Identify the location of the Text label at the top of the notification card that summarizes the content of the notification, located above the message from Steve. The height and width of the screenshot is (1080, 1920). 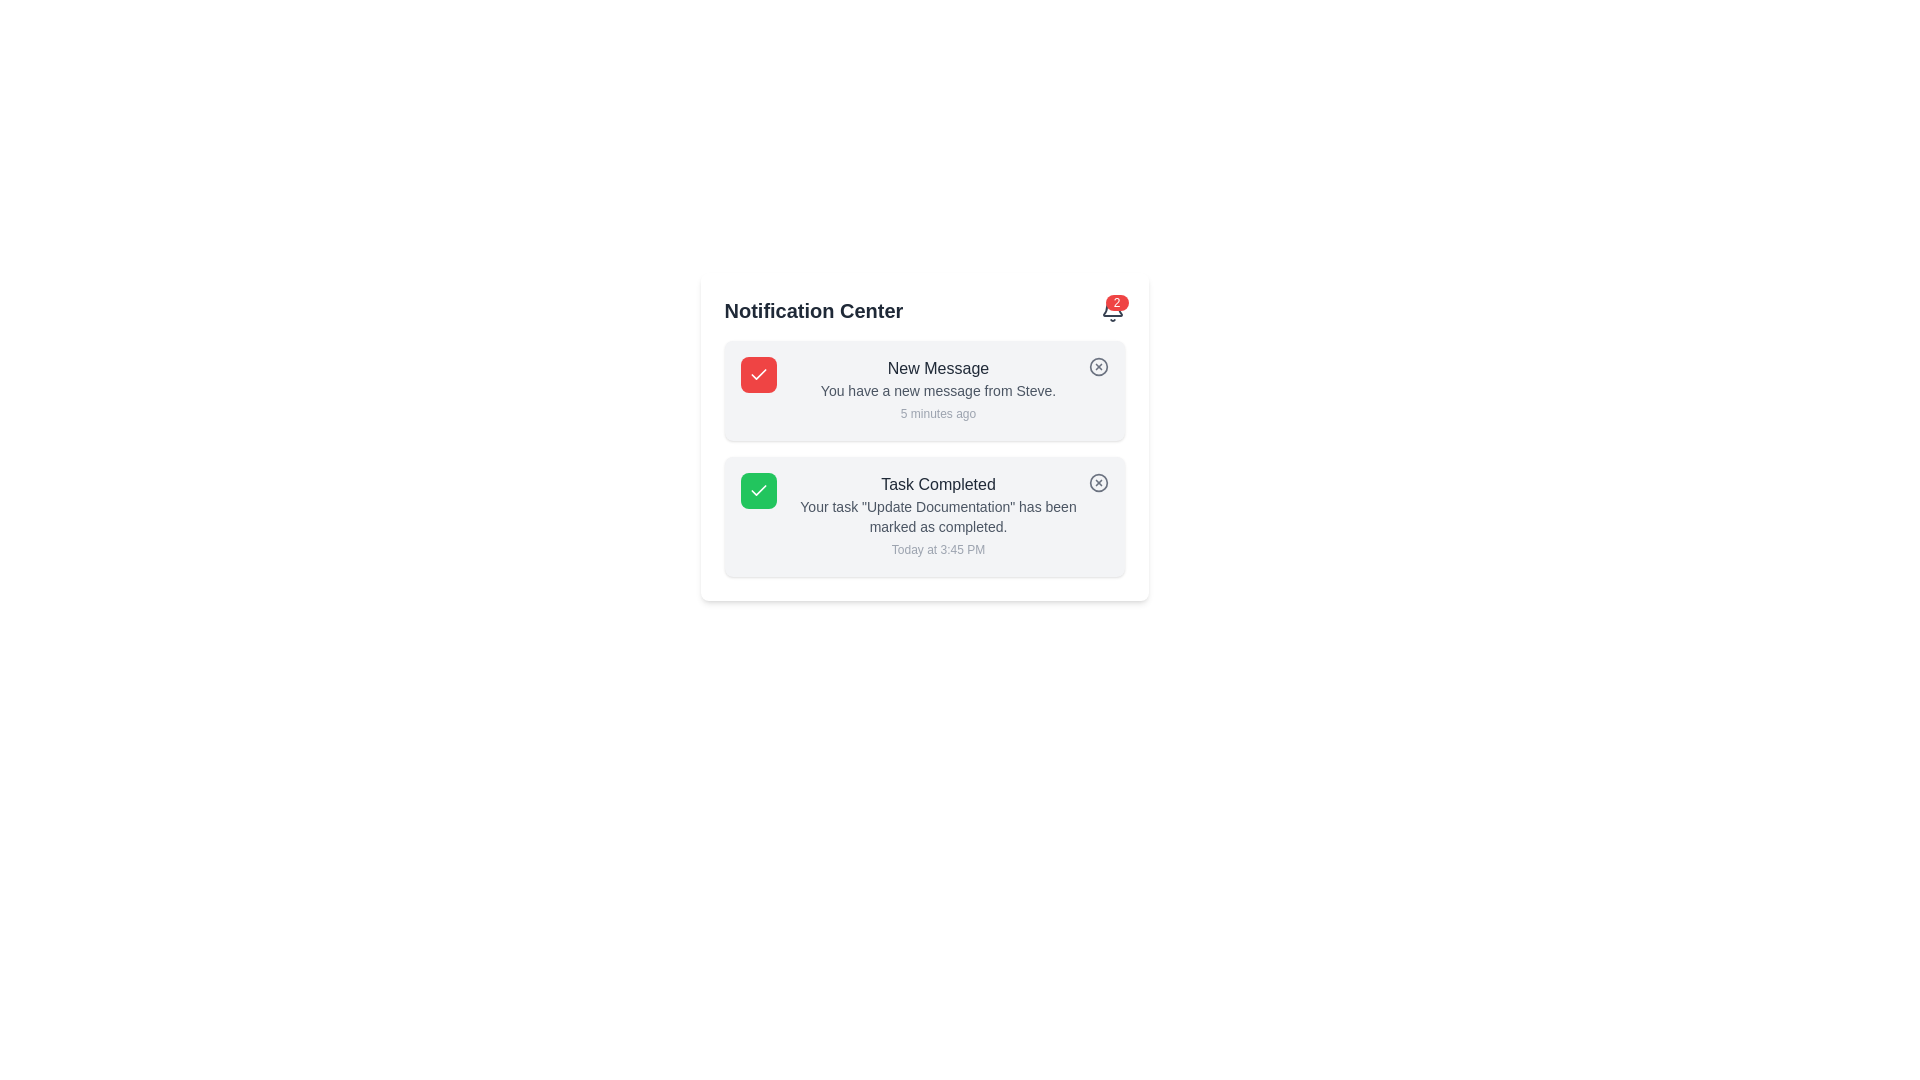
(937, 369).